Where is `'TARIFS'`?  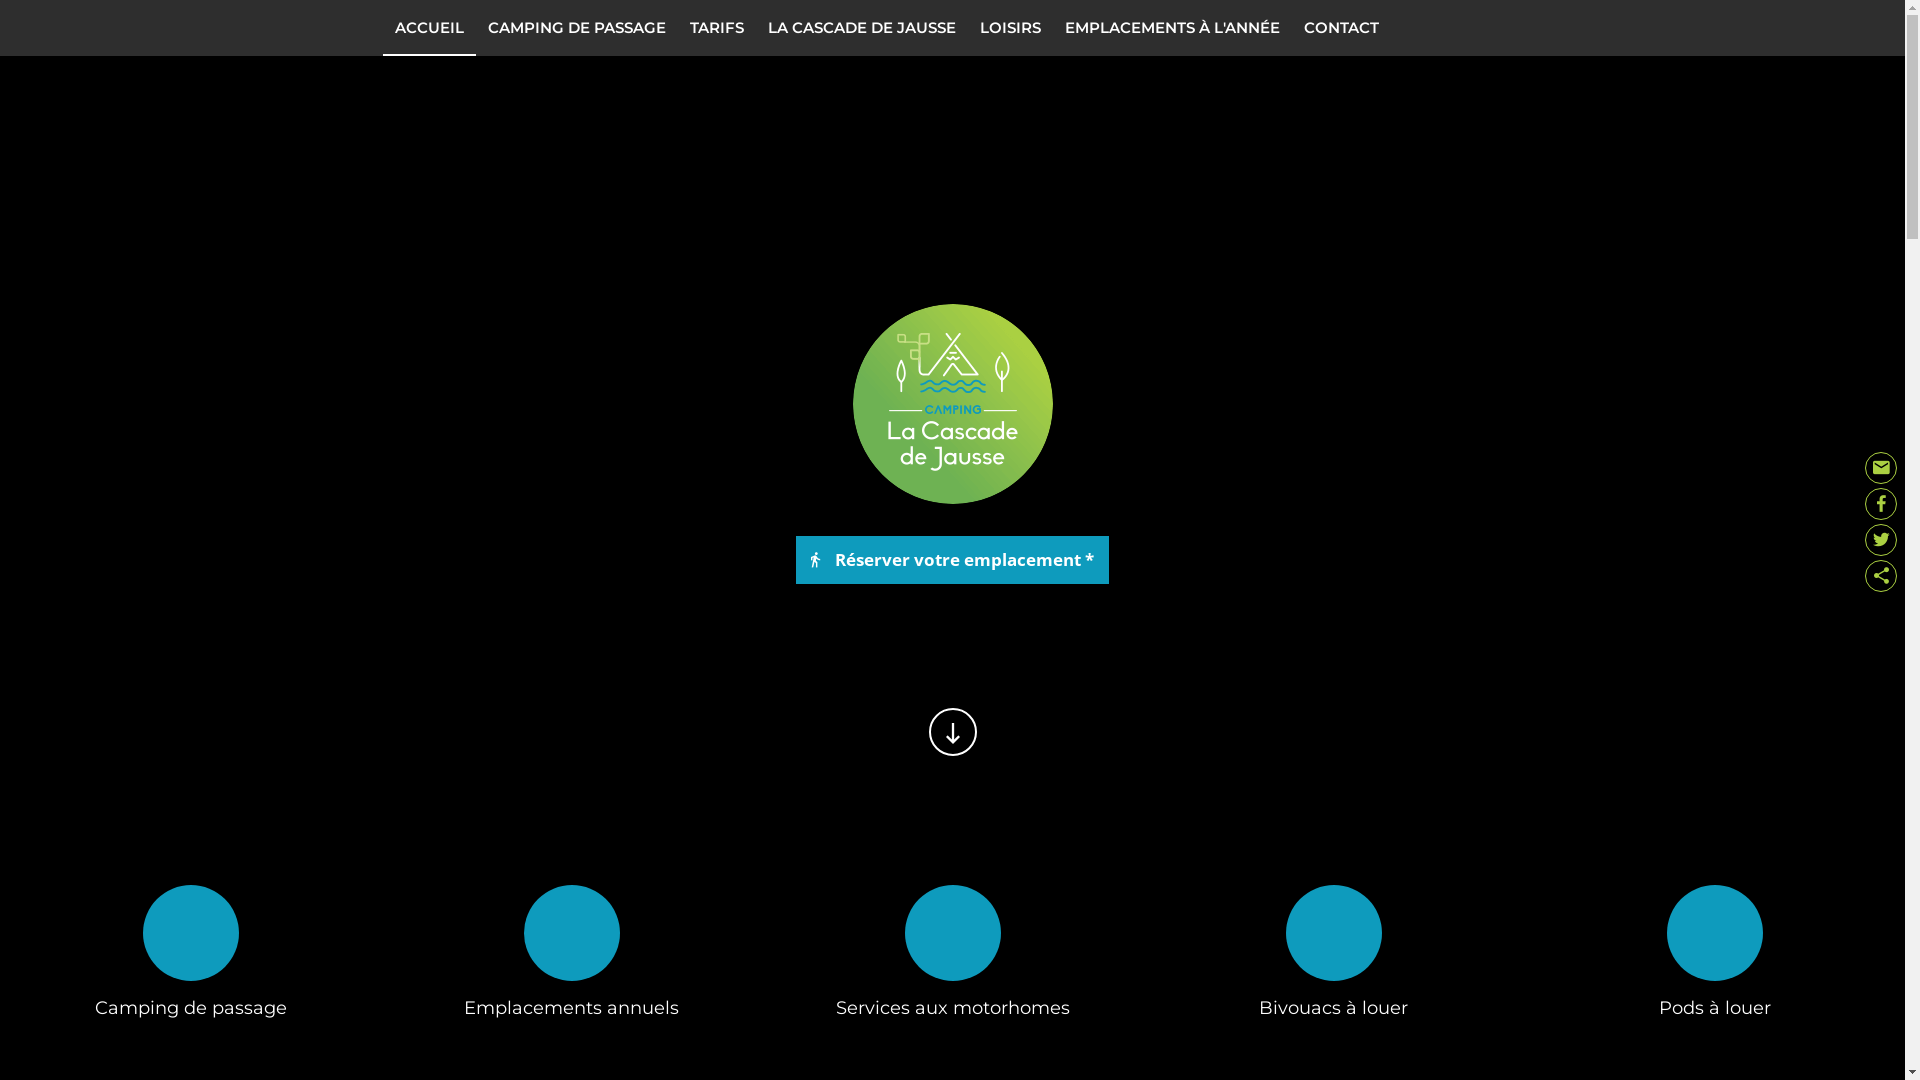
'TARIFS' is located at coordinates (716, 27).